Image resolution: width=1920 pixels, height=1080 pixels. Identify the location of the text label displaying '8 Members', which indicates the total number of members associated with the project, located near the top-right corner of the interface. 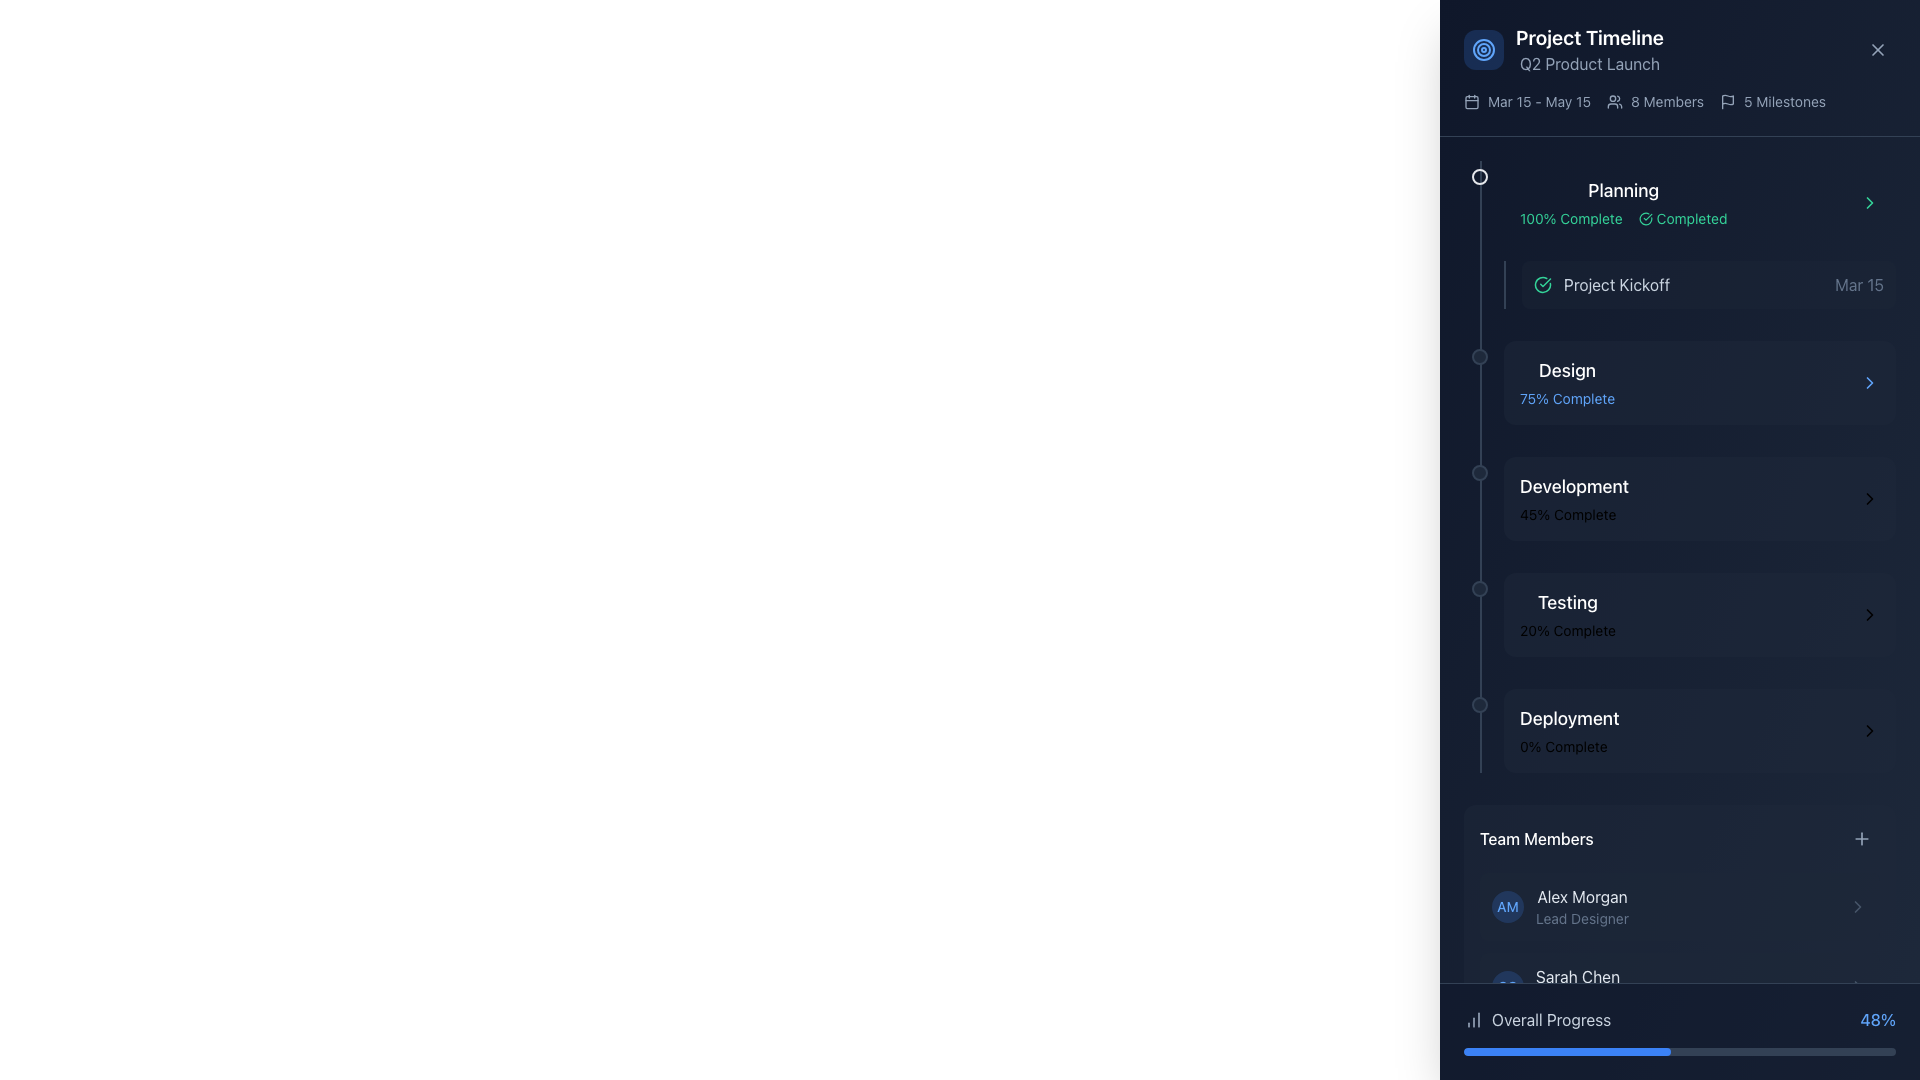
(1667, 101).